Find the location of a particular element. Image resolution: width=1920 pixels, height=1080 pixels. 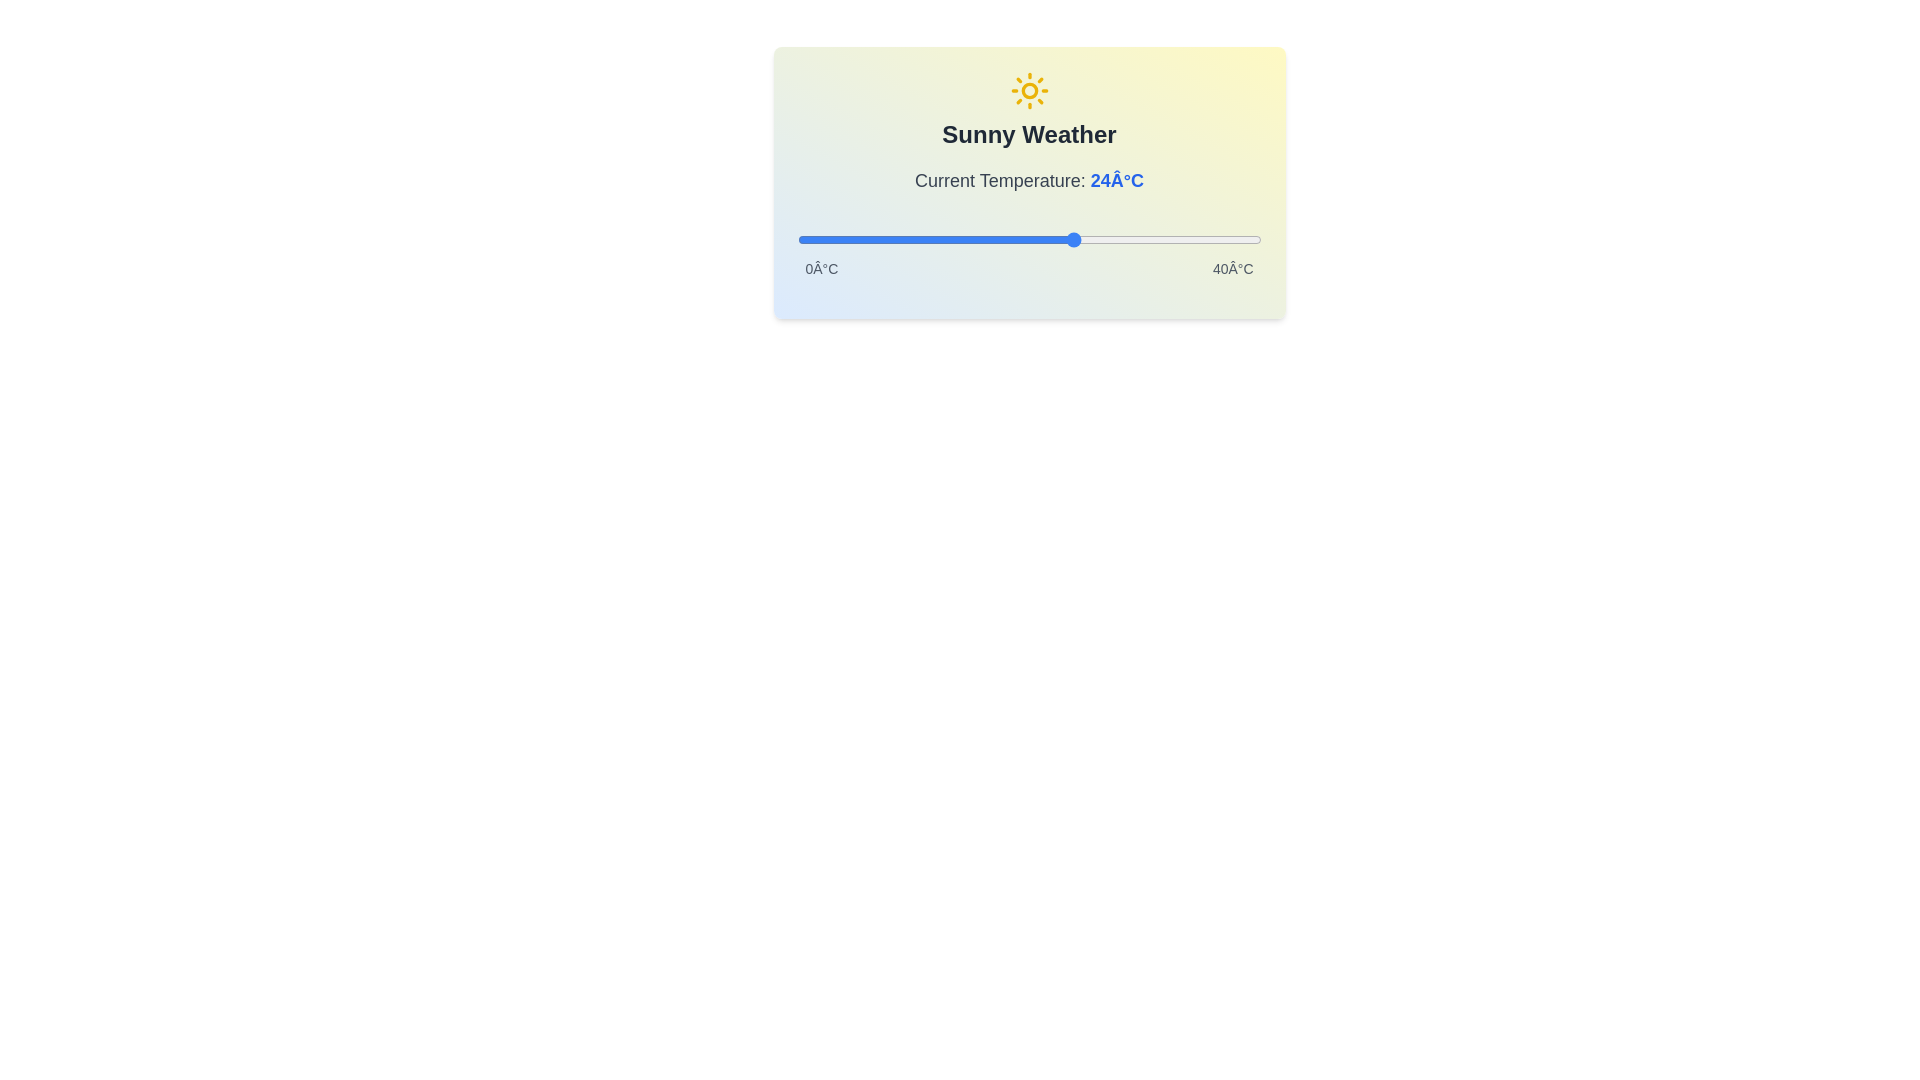

the temperature slider is located at coordinates (1086, 238).